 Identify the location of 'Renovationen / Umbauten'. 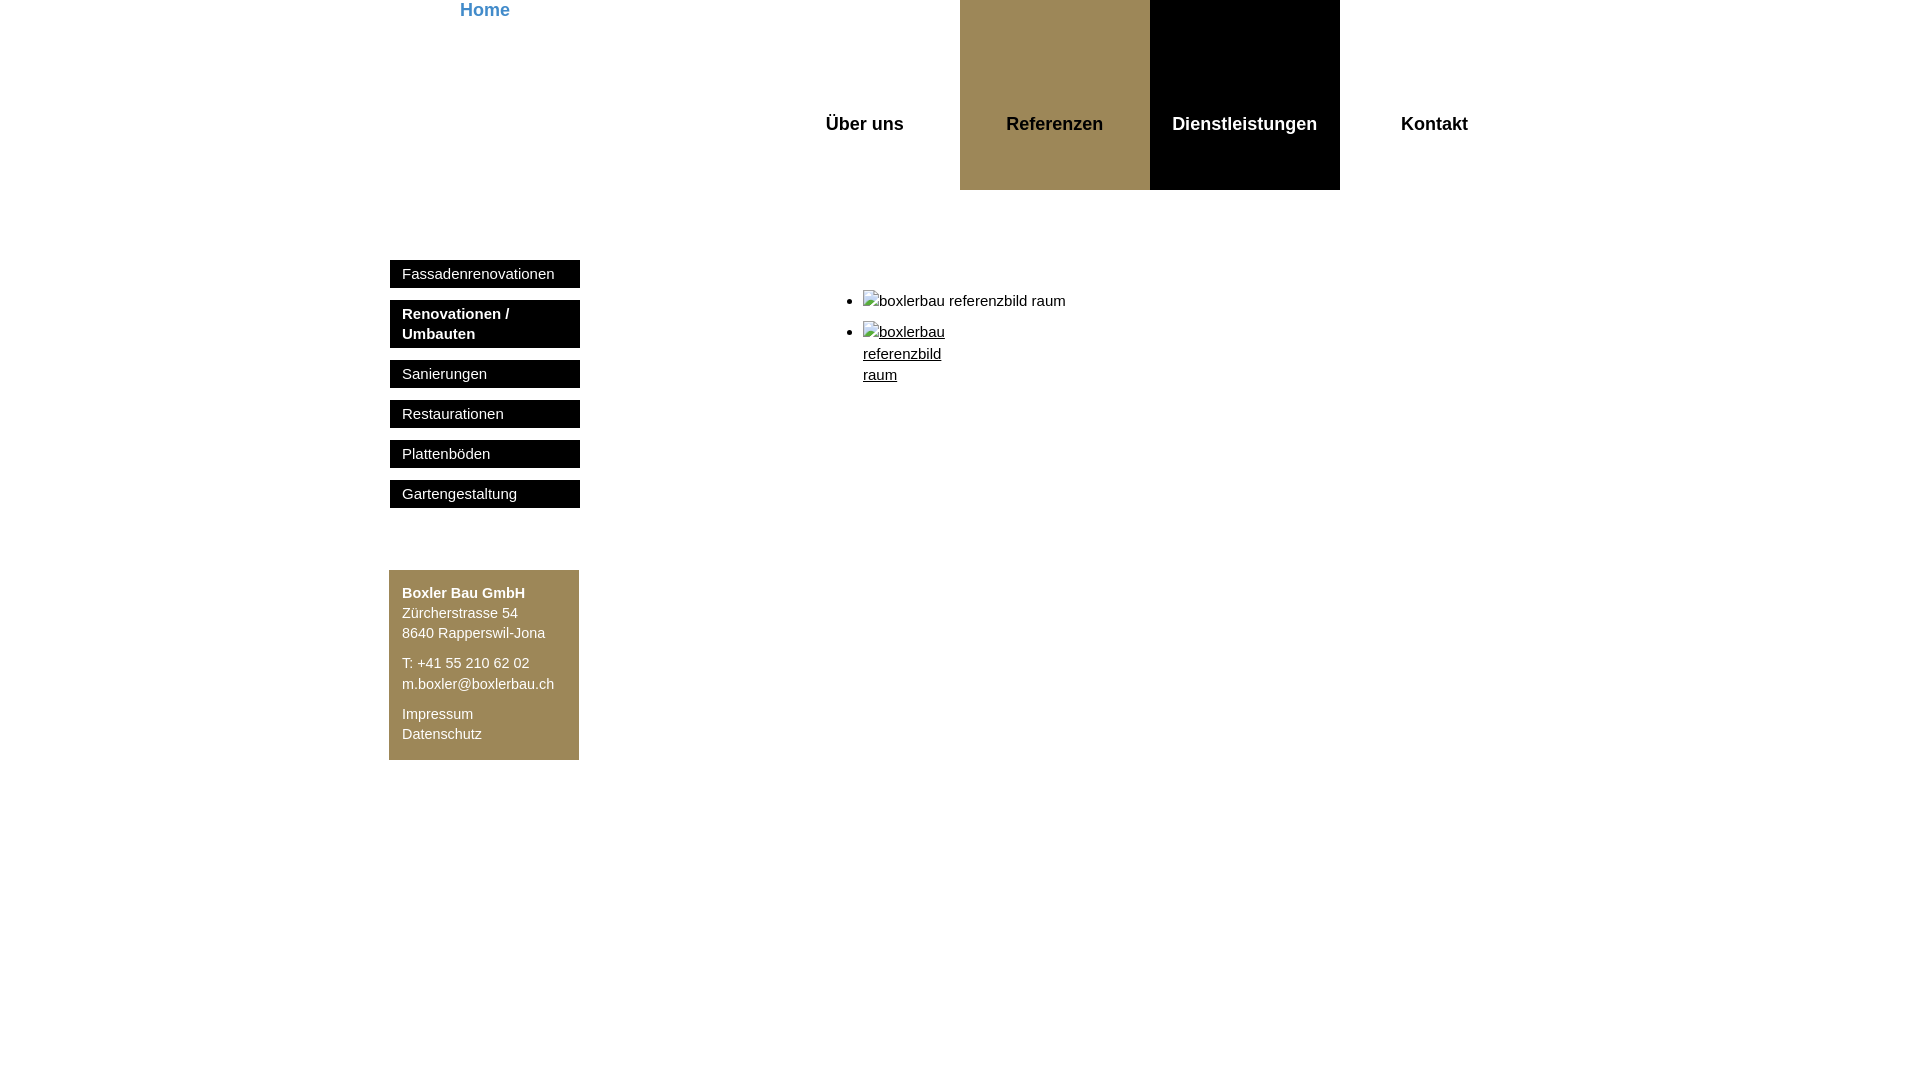
(484, 323).